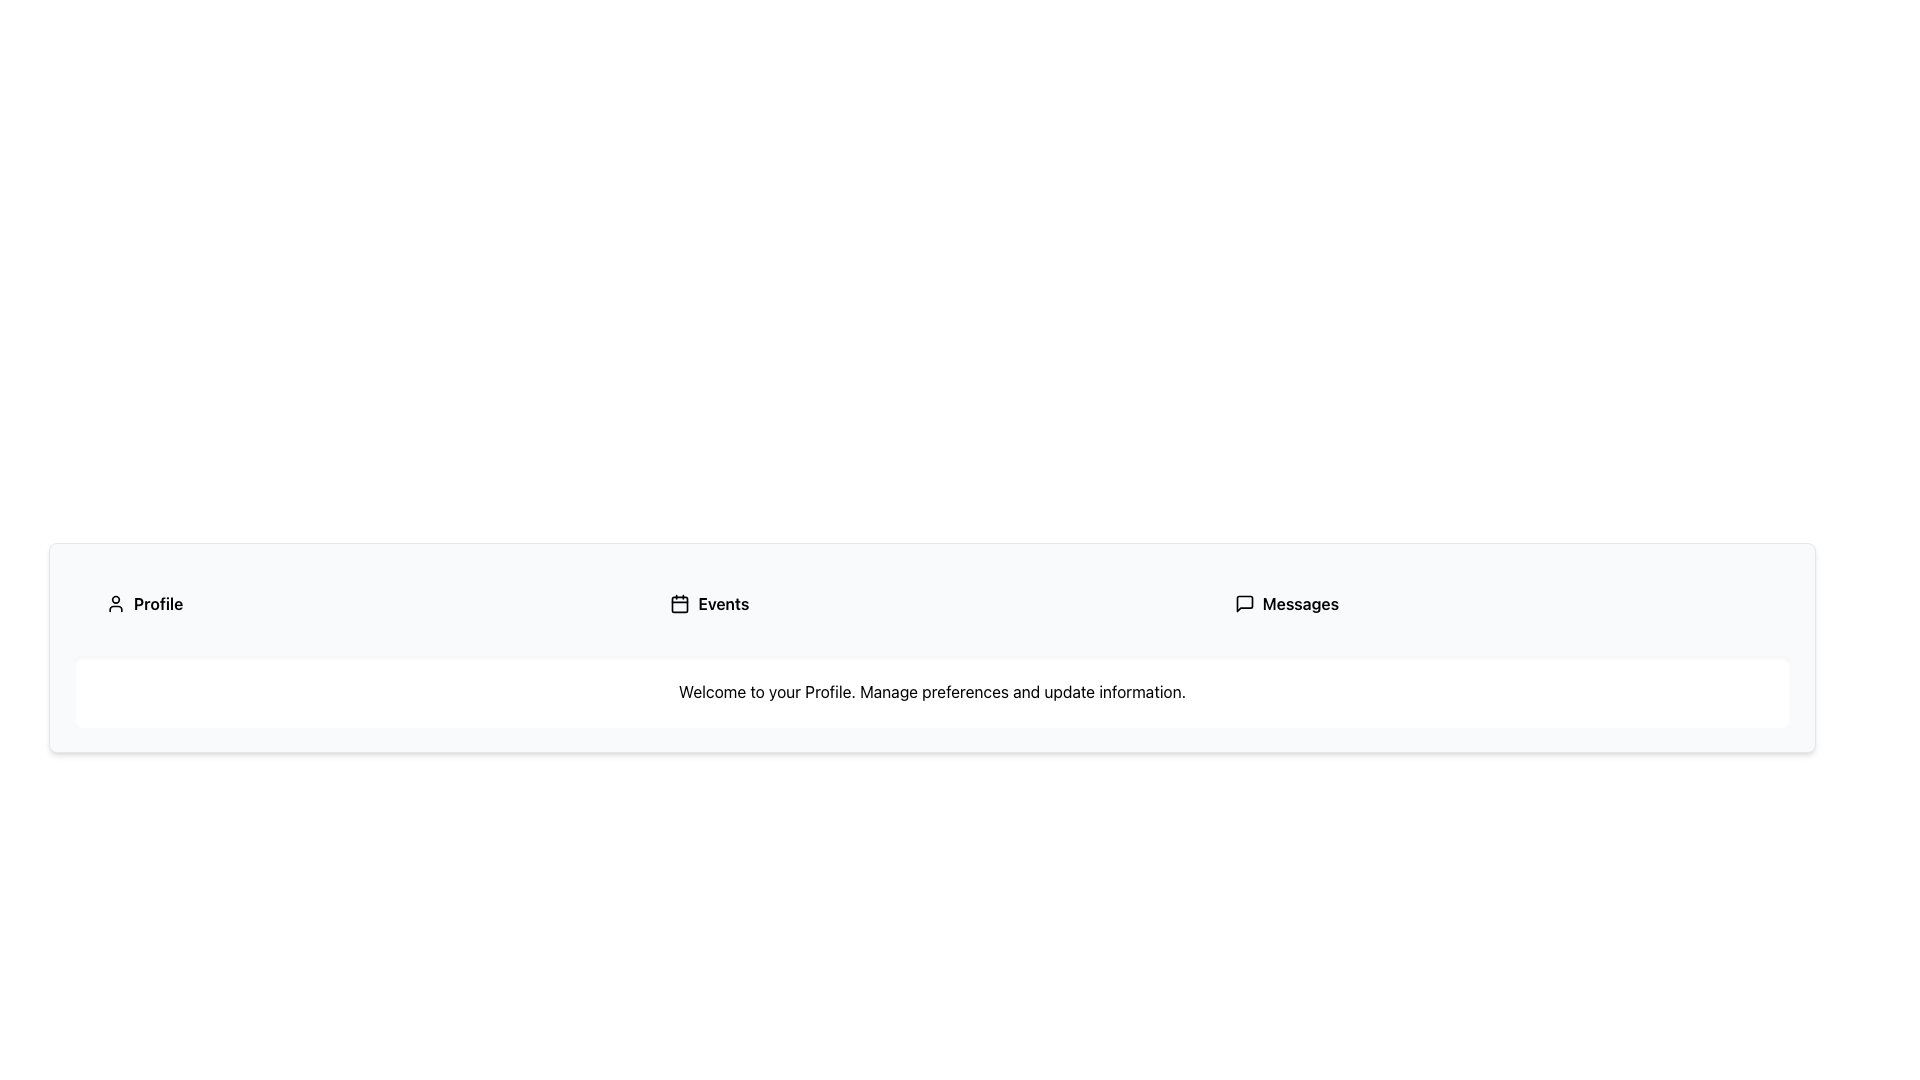 Image resolution: width=1920 pixels, height=1080 pixels. I want to click on the user profile icon, which is styled with a simple black outline and located to the left of the text 'Profile' in the horizontal navigation bar, so click(114, 603).